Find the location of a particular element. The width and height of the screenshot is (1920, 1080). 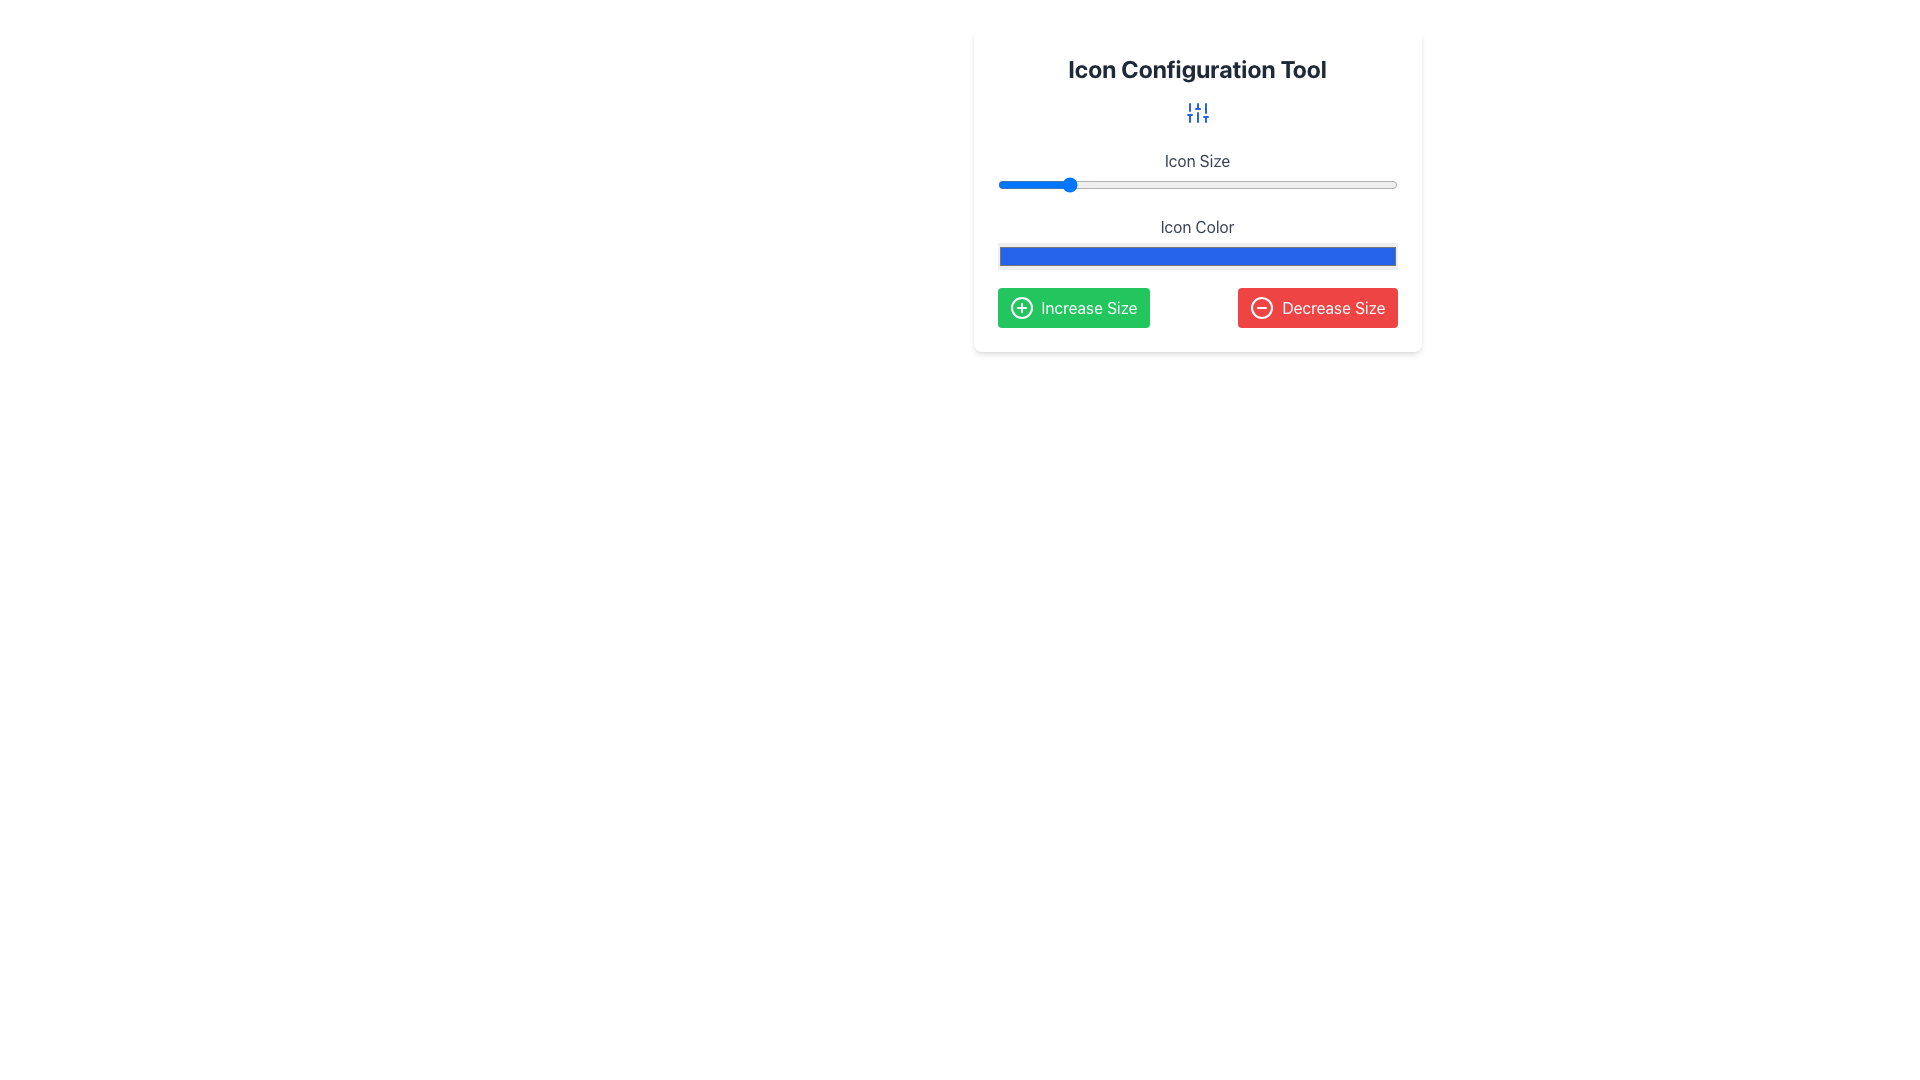

the icon size is located at coordinates (1071, 185).